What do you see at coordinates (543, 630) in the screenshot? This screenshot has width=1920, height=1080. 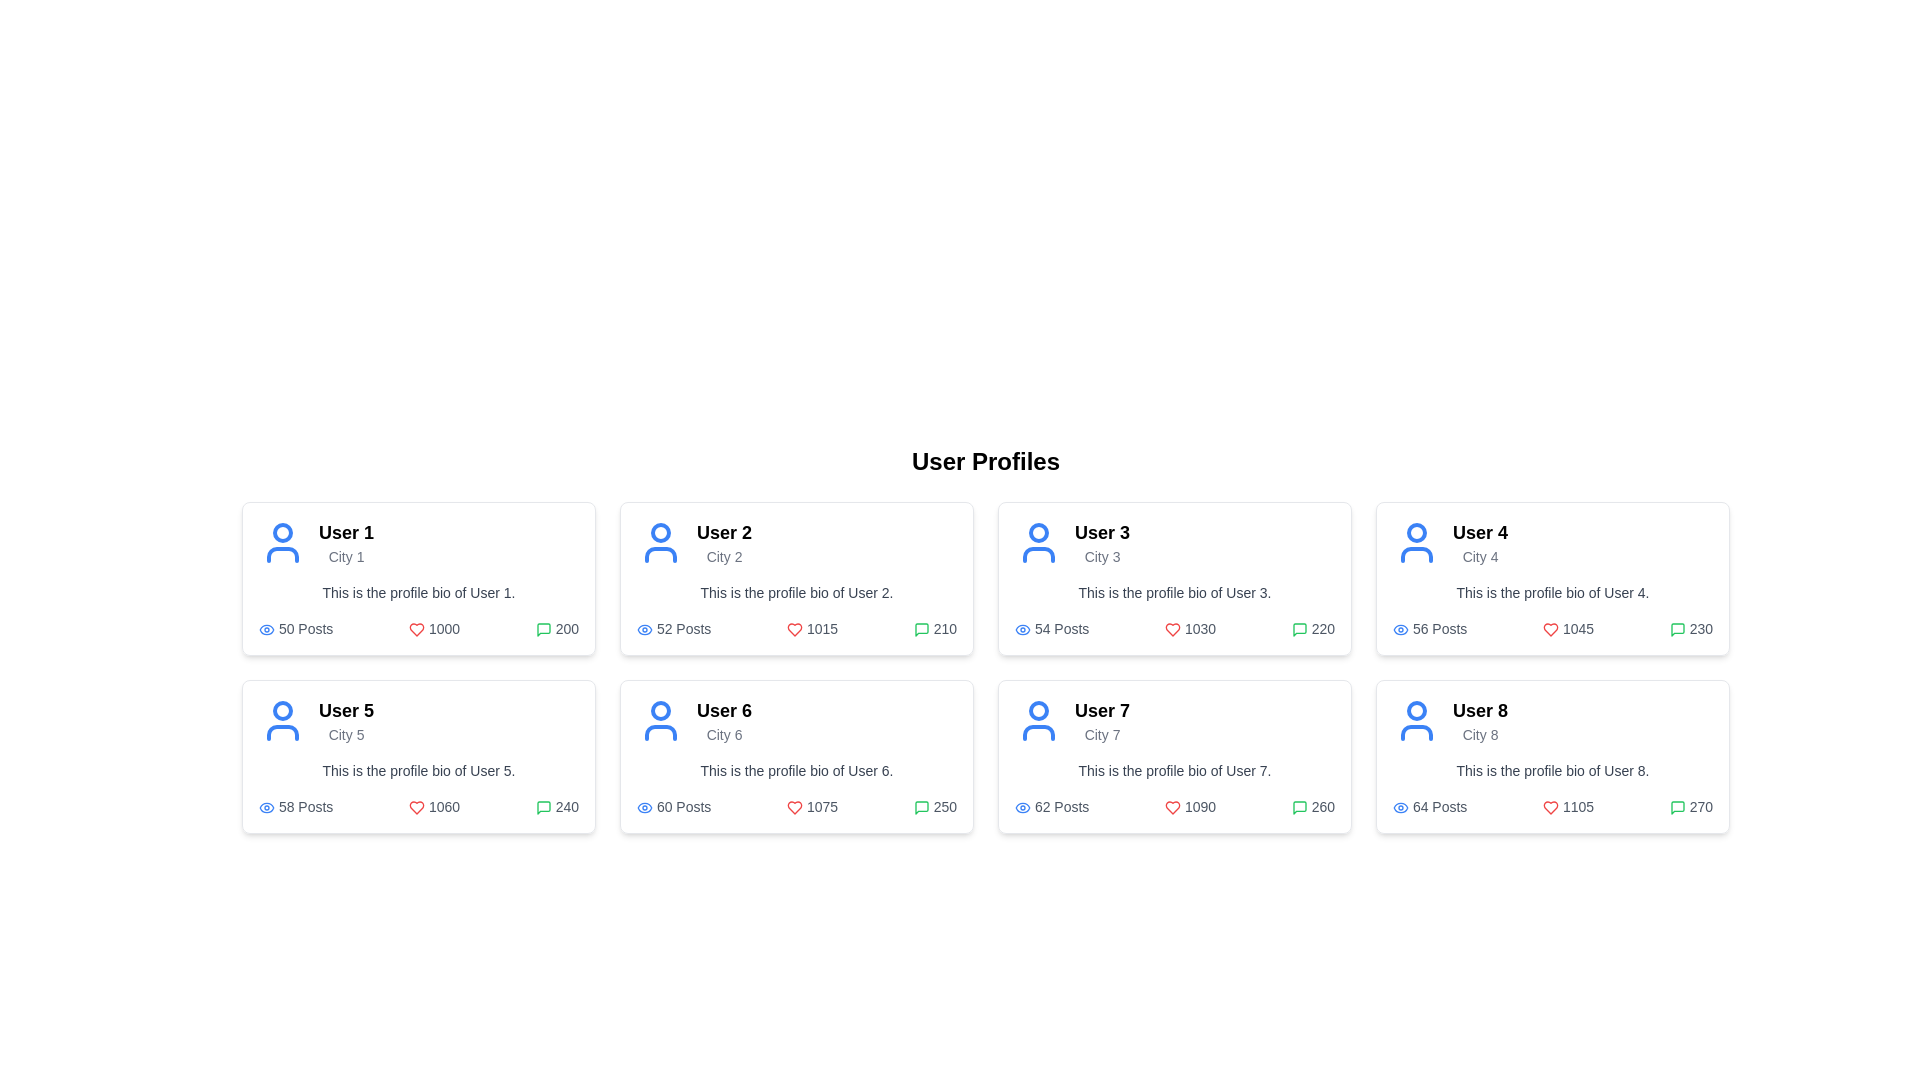 I see `the small green message box icon located at the bottom right corner of 'User 1's profile card, next to the number '200'` at bounding box center [543, 630].